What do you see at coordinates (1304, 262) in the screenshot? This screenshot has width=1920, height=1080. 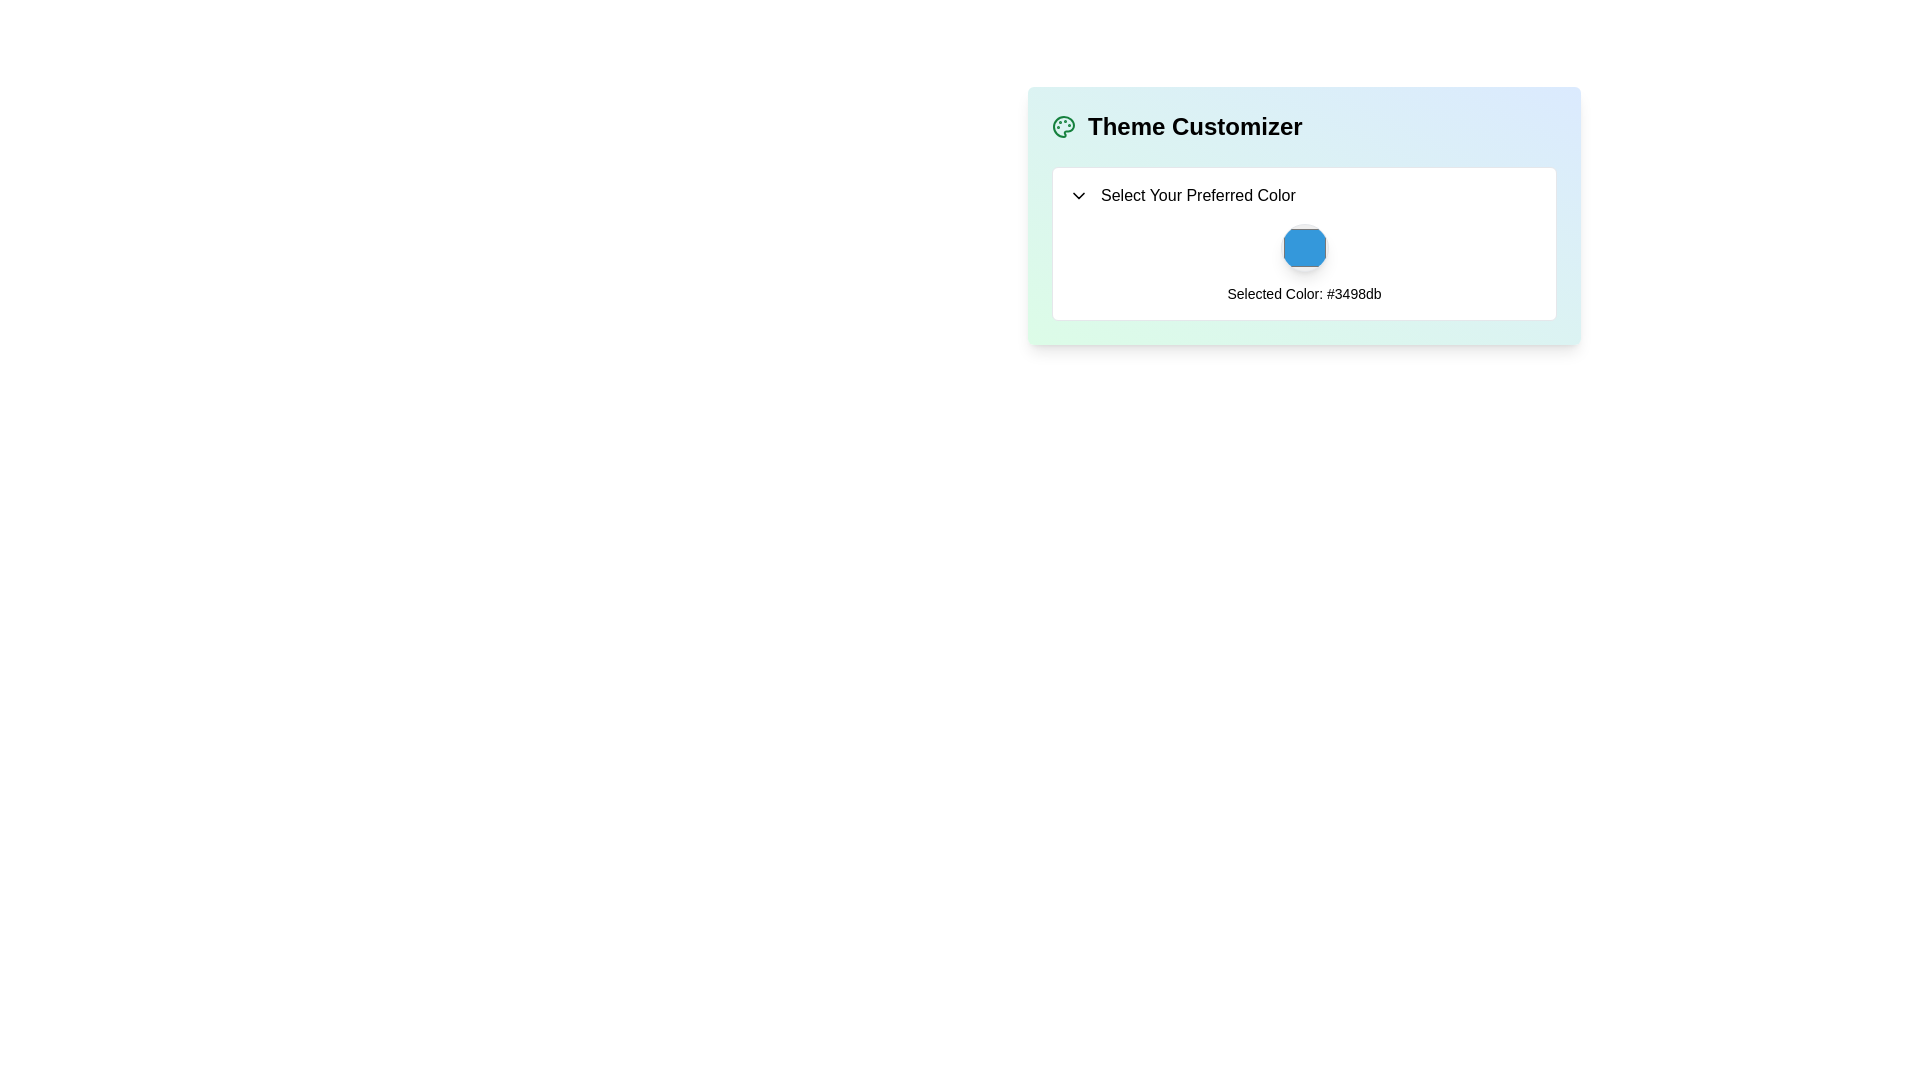 I see `the blue circular Color Display Icon representing the selected color, which is displayed above the text 'Selected Color: #3498db' in the Theme Customizer card` at bounding box center [1304, 262].